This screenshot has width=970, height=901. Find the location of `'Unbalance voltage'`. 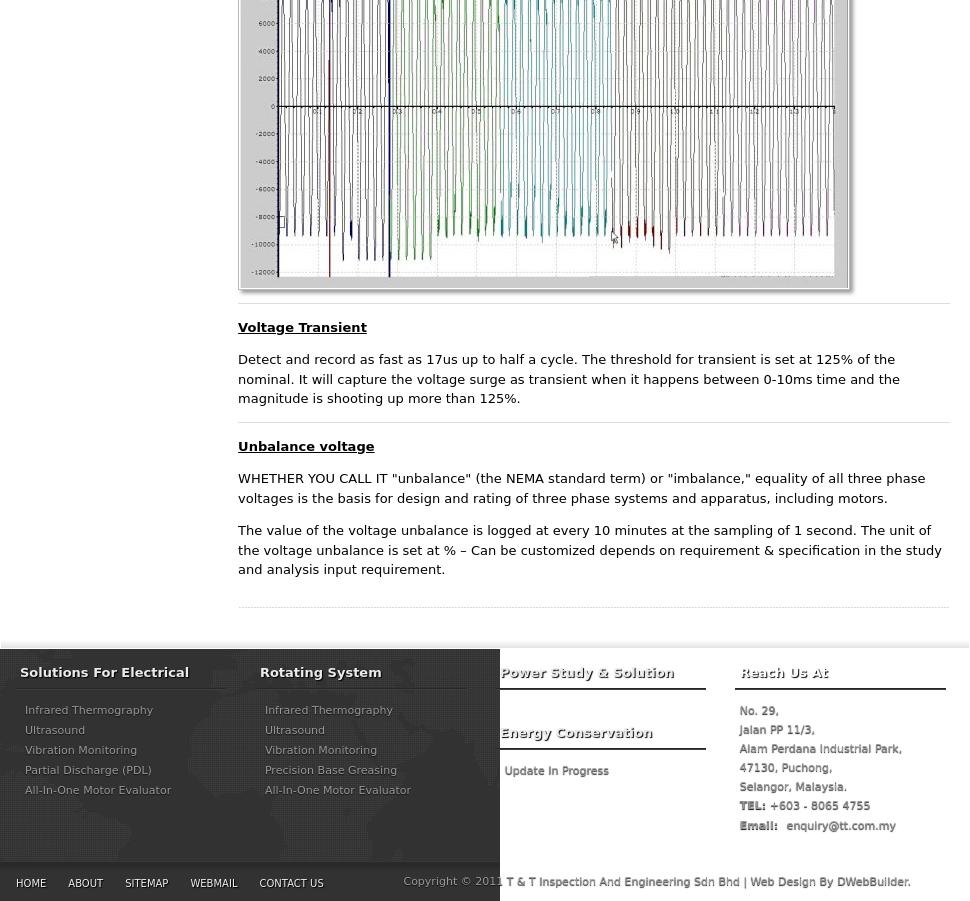

'Unbalance voltage' is located at coordinates (306, 444).